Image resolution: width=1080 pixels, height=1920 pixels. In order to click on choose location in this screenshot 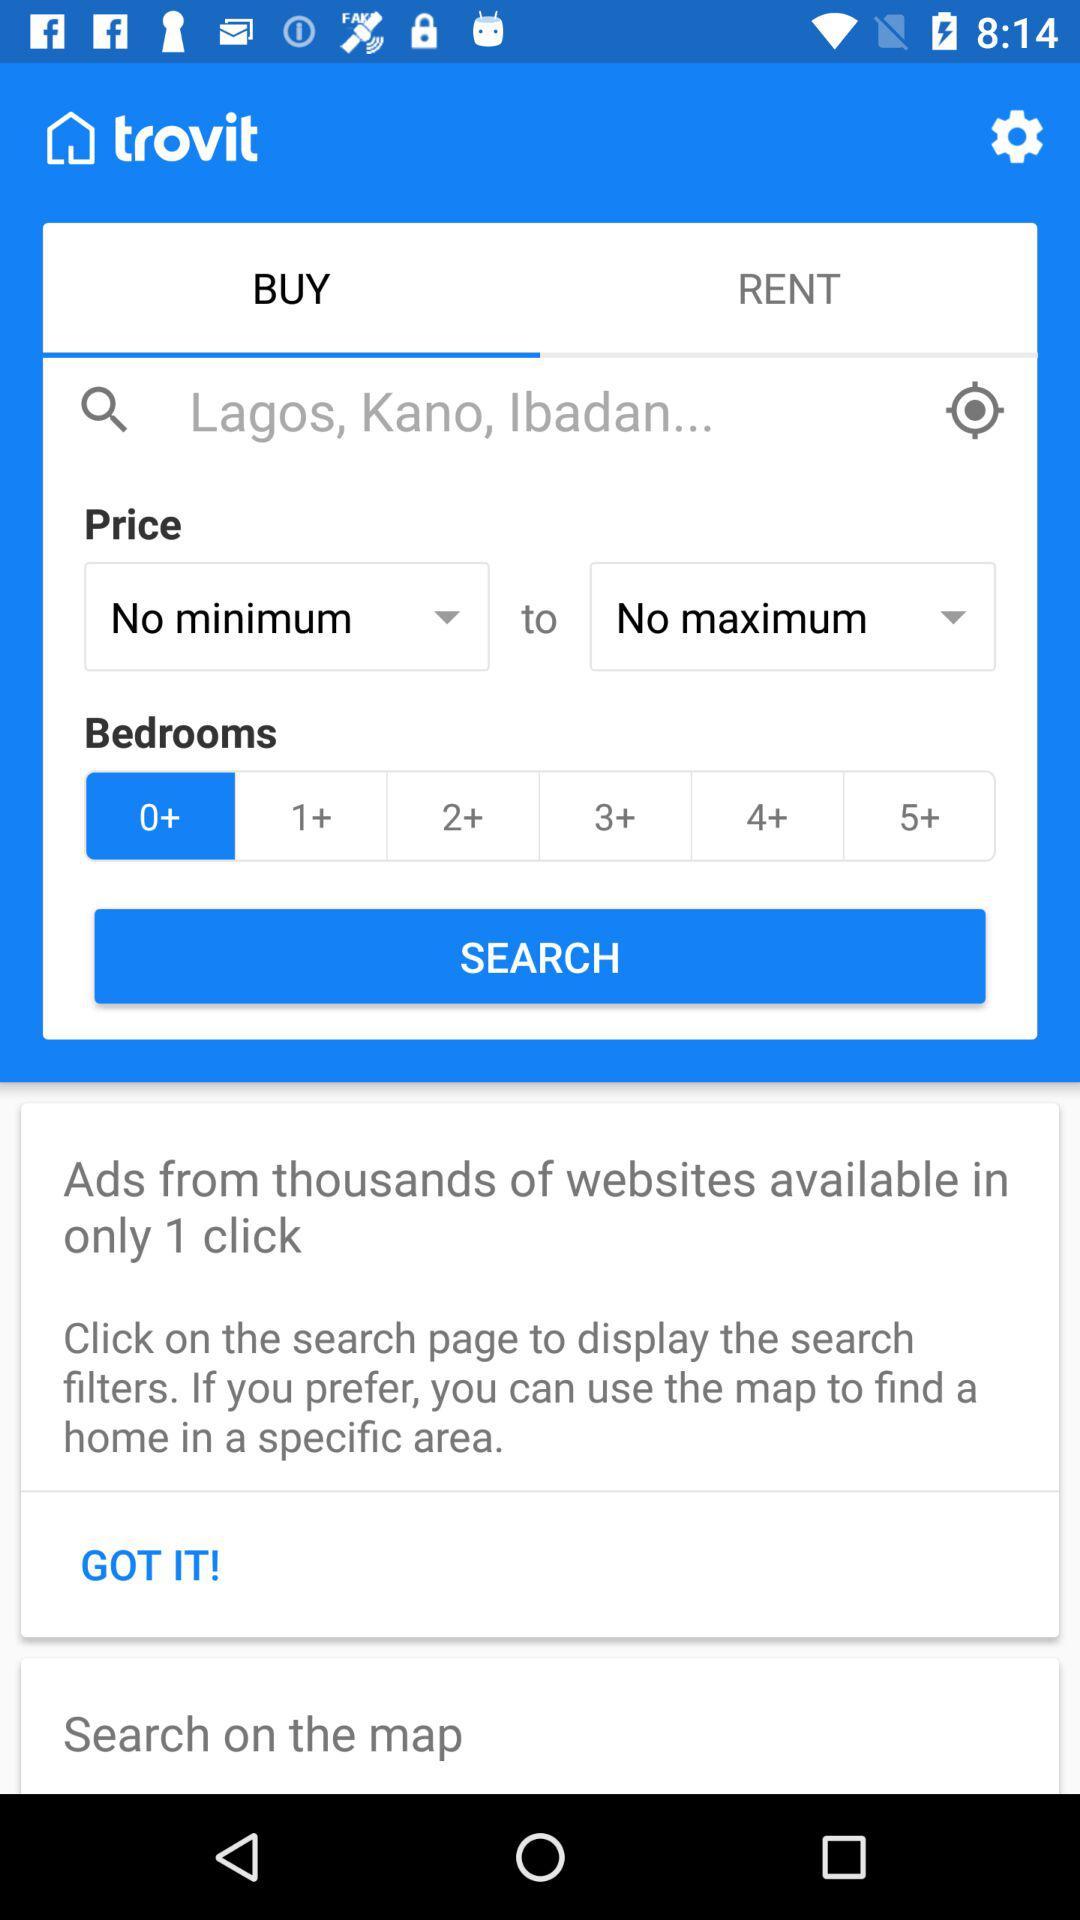, I will do `click(974, 409)`.